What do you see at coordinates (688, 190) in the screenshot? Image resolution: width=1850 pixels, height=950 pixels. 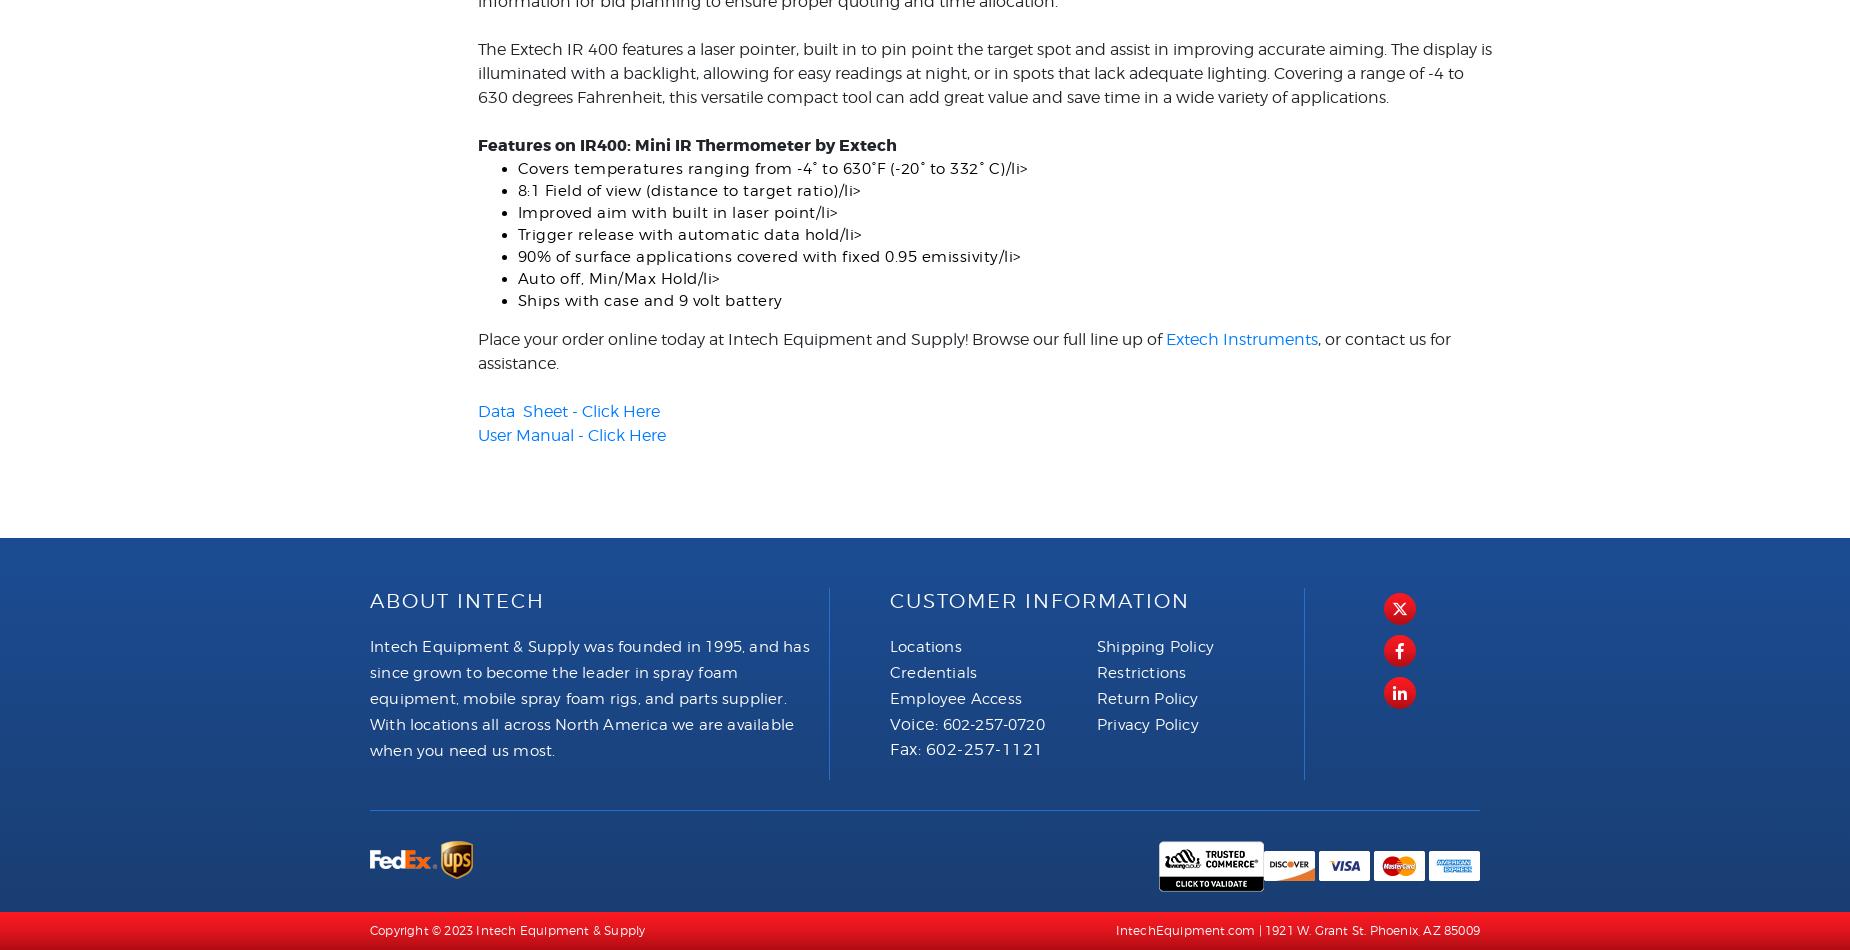 I see `'8:1 Field of view (distance to target ratio)/li>'` at bounding box center [688, 190].